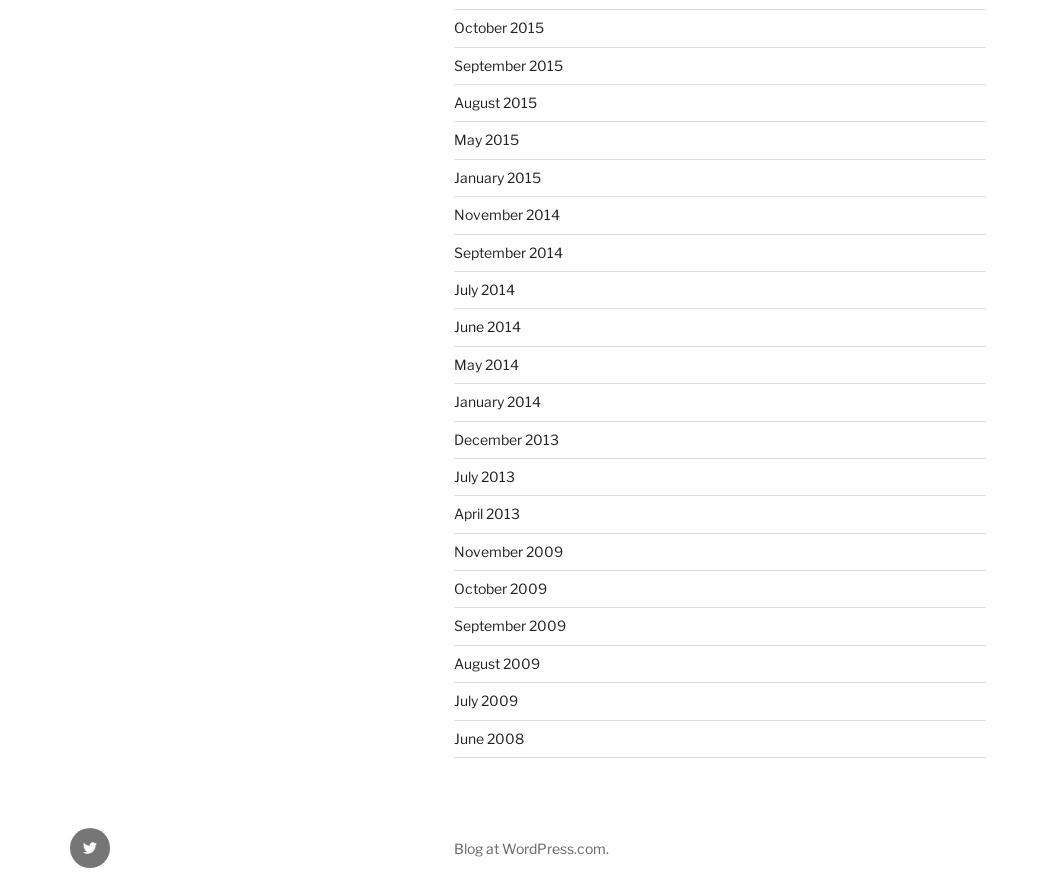 This screenshot has height=894, width=1055. What do you see at coordinates (530, 846) in the screenshot?
I see `'Blog at WordPress.com.'` at bounding box center [530, 846].